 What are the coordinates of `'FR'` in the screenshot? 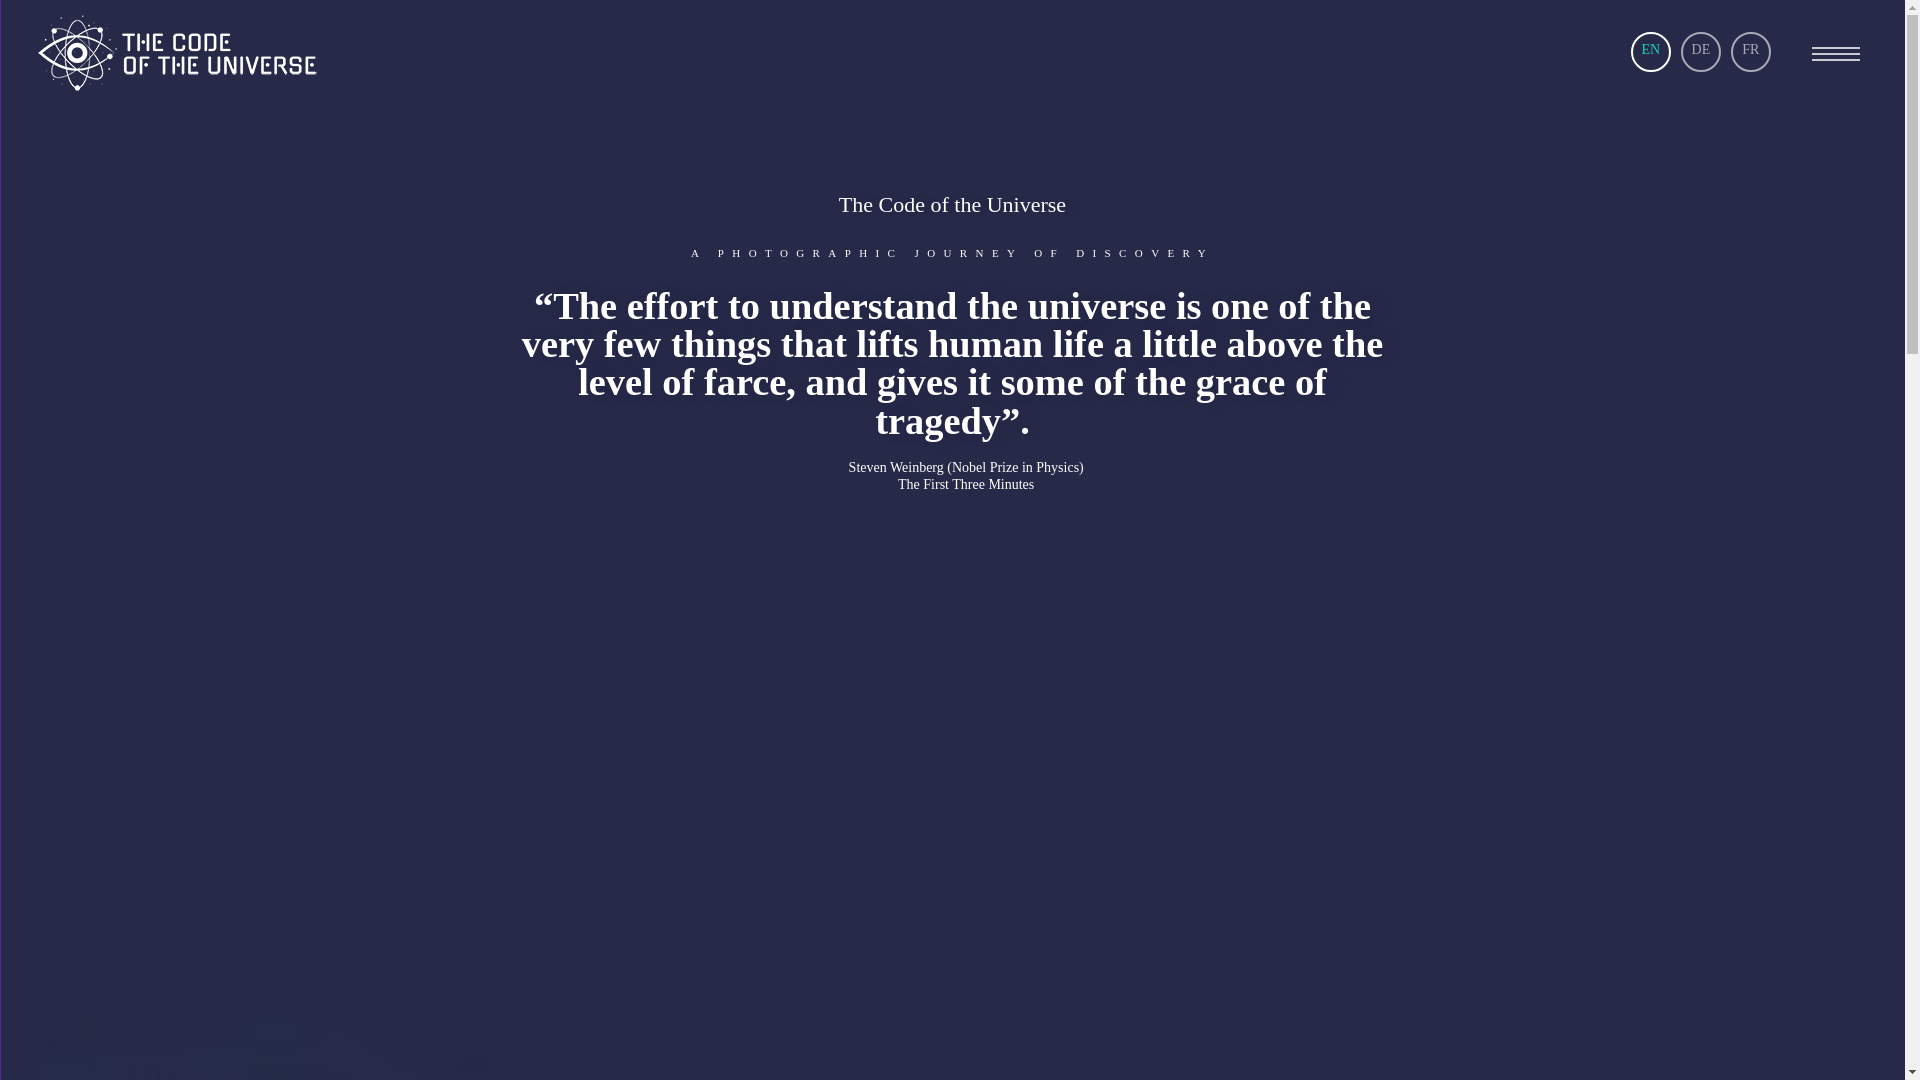 It's located at (1750, 48).